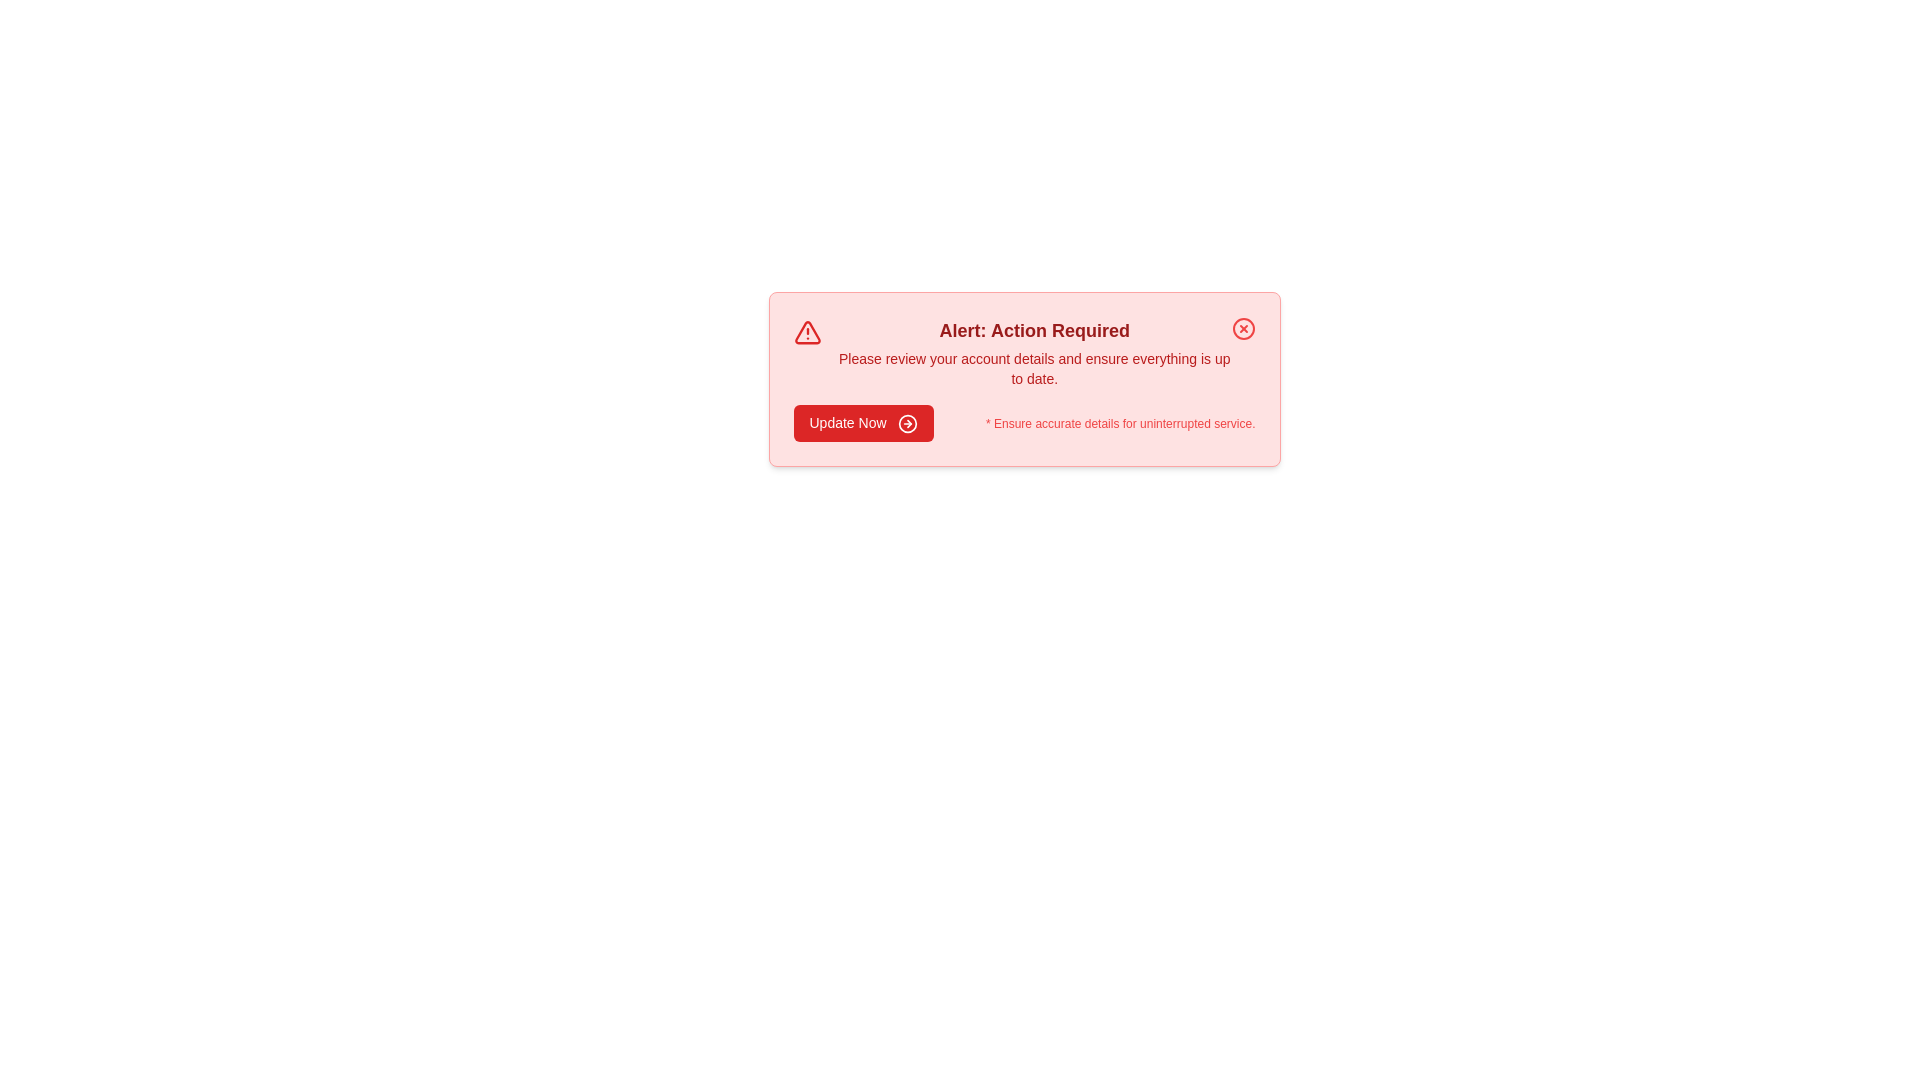 The width and height of the screenshot is (1920, 1080). What do you see at coordinates (807, 331) in the screenshot?
I see `the alert icon to trigger a tooltip or visual response` at bounding box center [807, 331].